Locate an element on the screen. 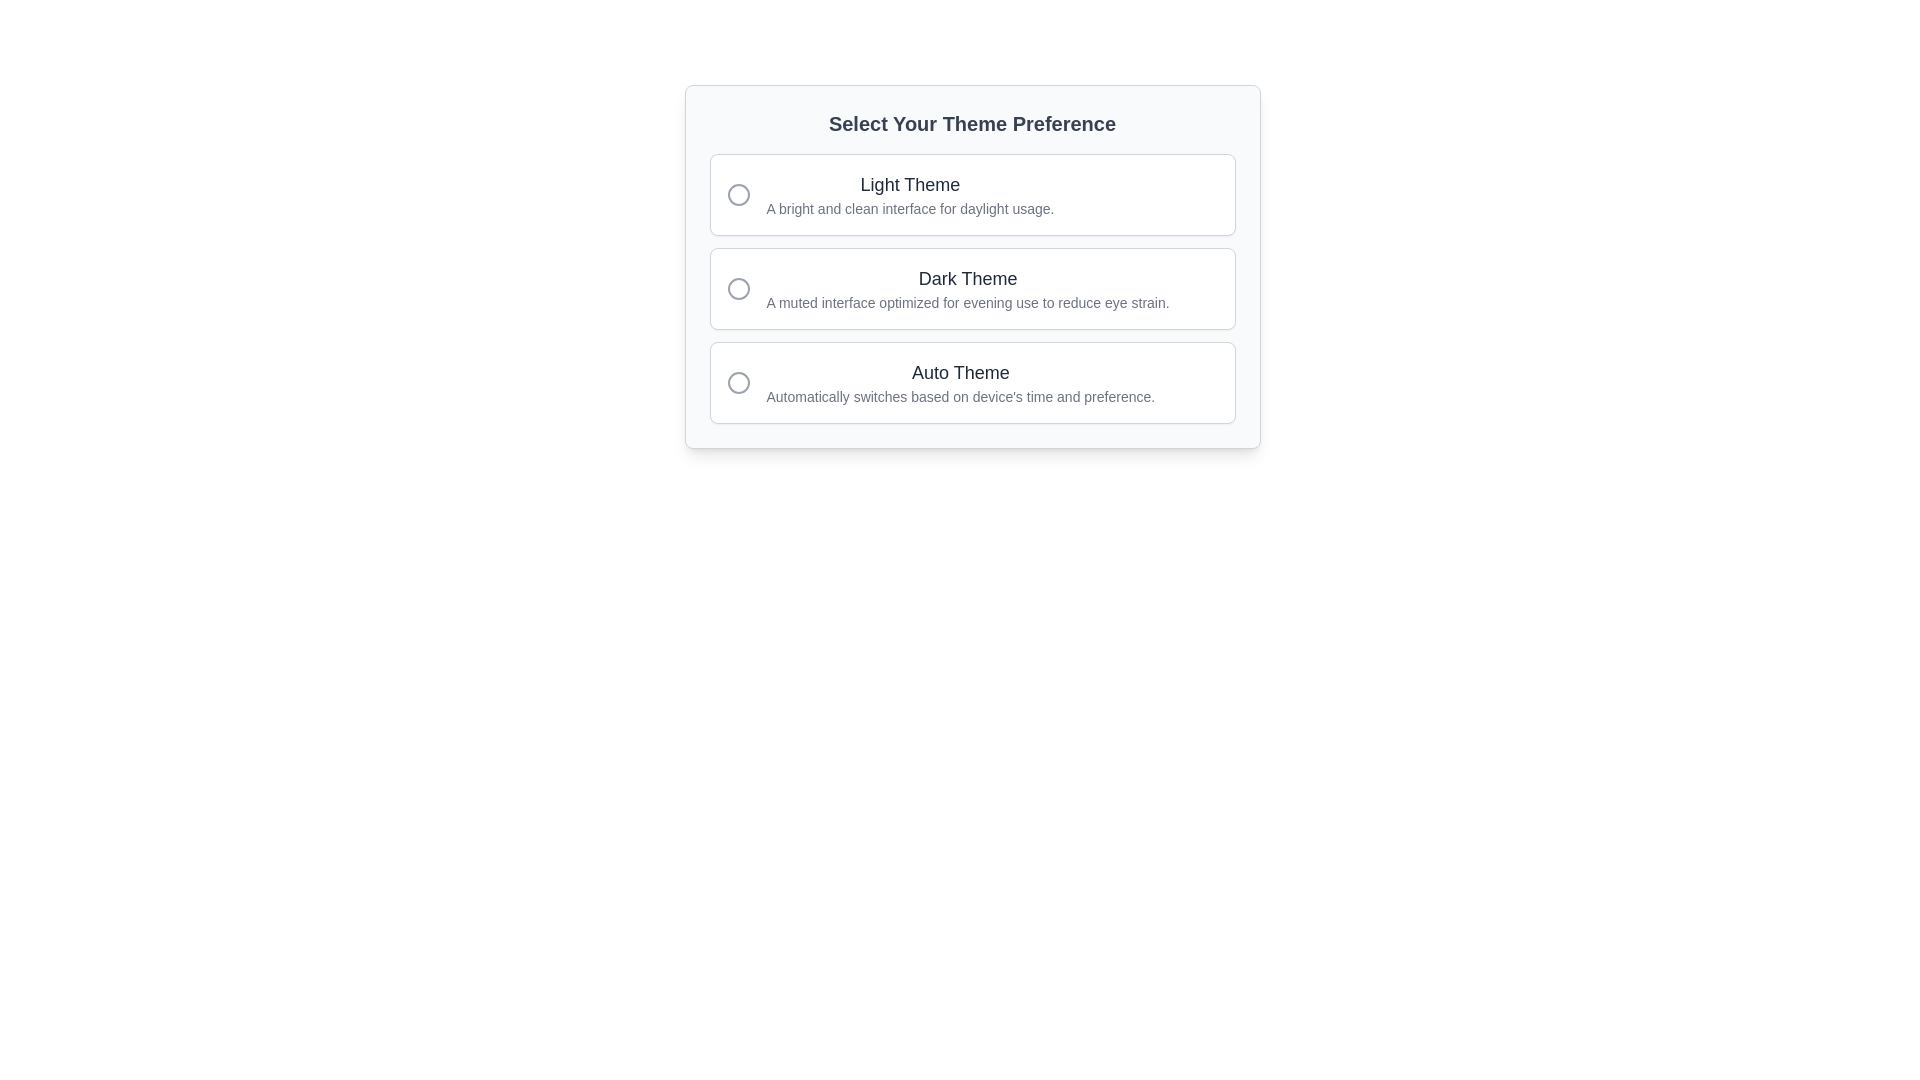  the visual marker for the selected state of the 'Dark Theme' radio button is located at coordinates (737, 289).